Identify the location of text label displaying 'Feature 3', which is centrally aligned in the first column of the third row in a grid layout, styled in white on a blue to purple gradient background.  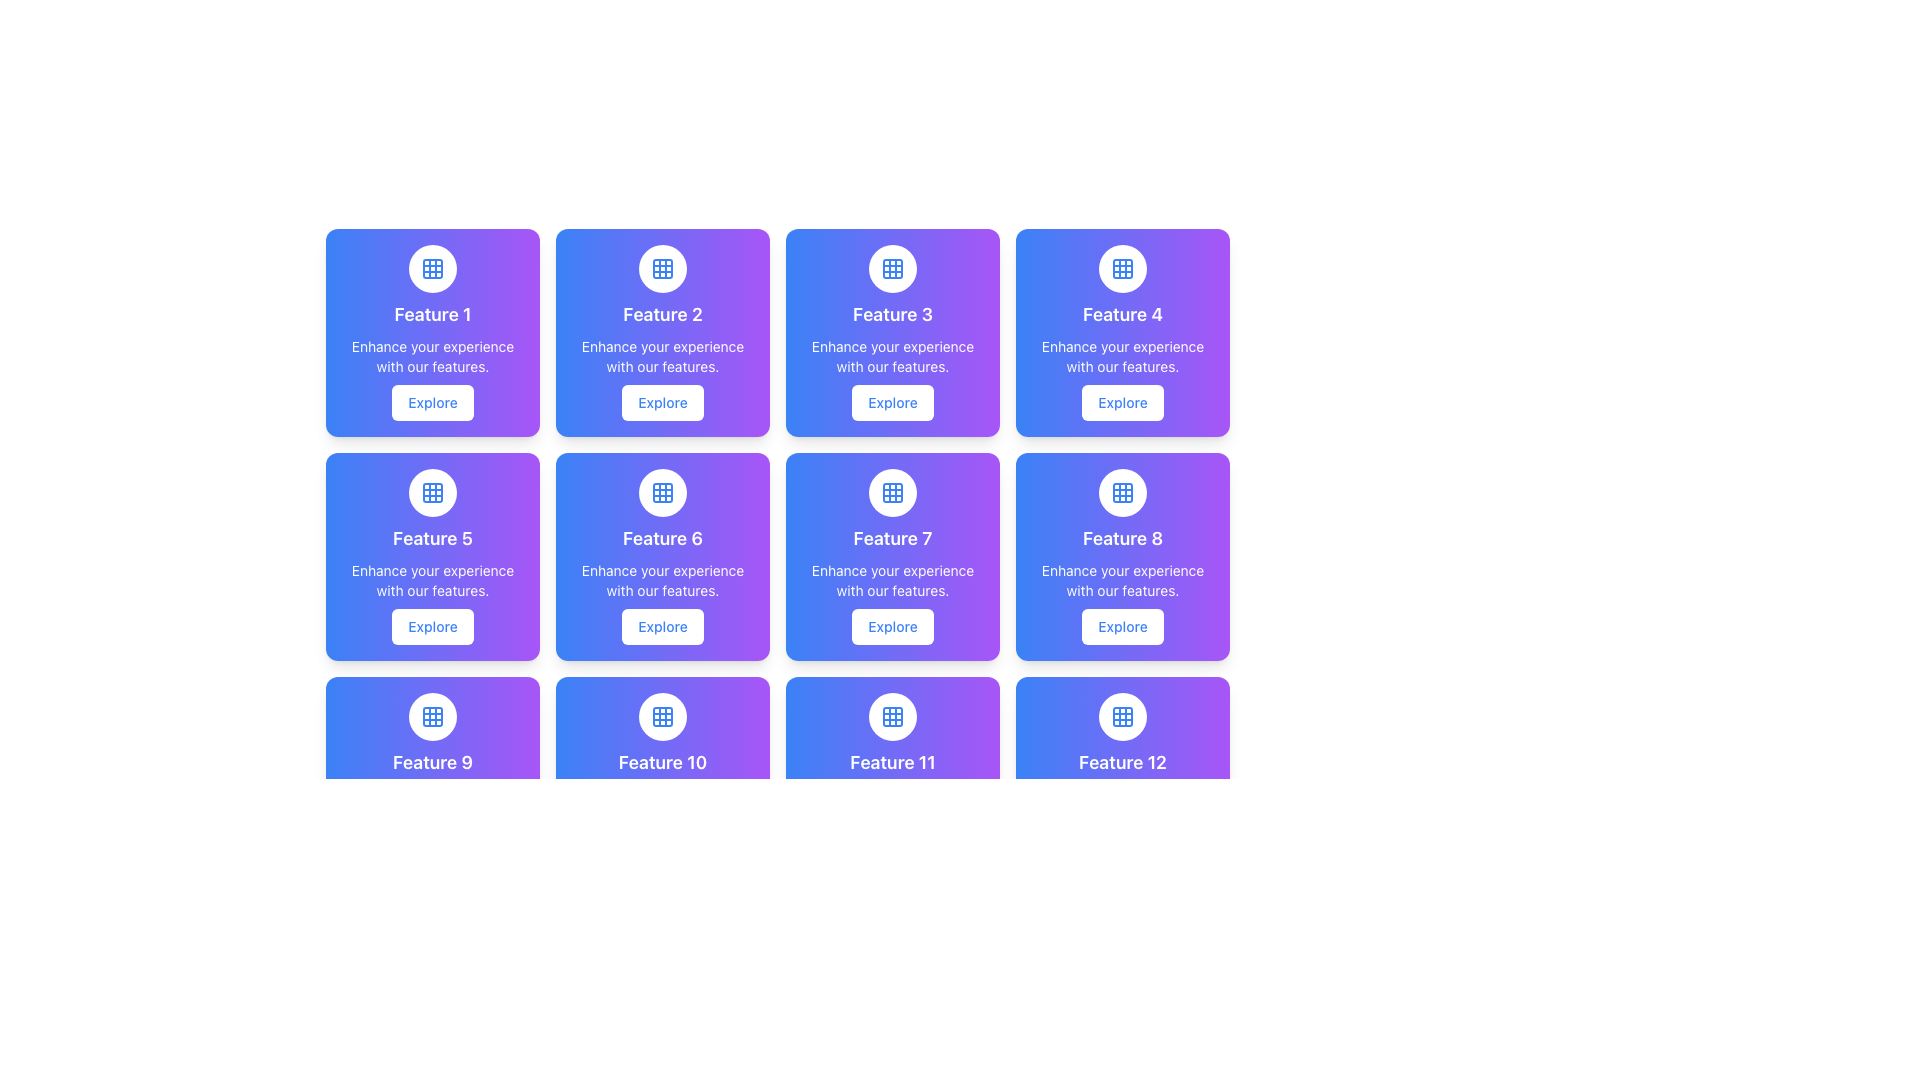
(891, 315).